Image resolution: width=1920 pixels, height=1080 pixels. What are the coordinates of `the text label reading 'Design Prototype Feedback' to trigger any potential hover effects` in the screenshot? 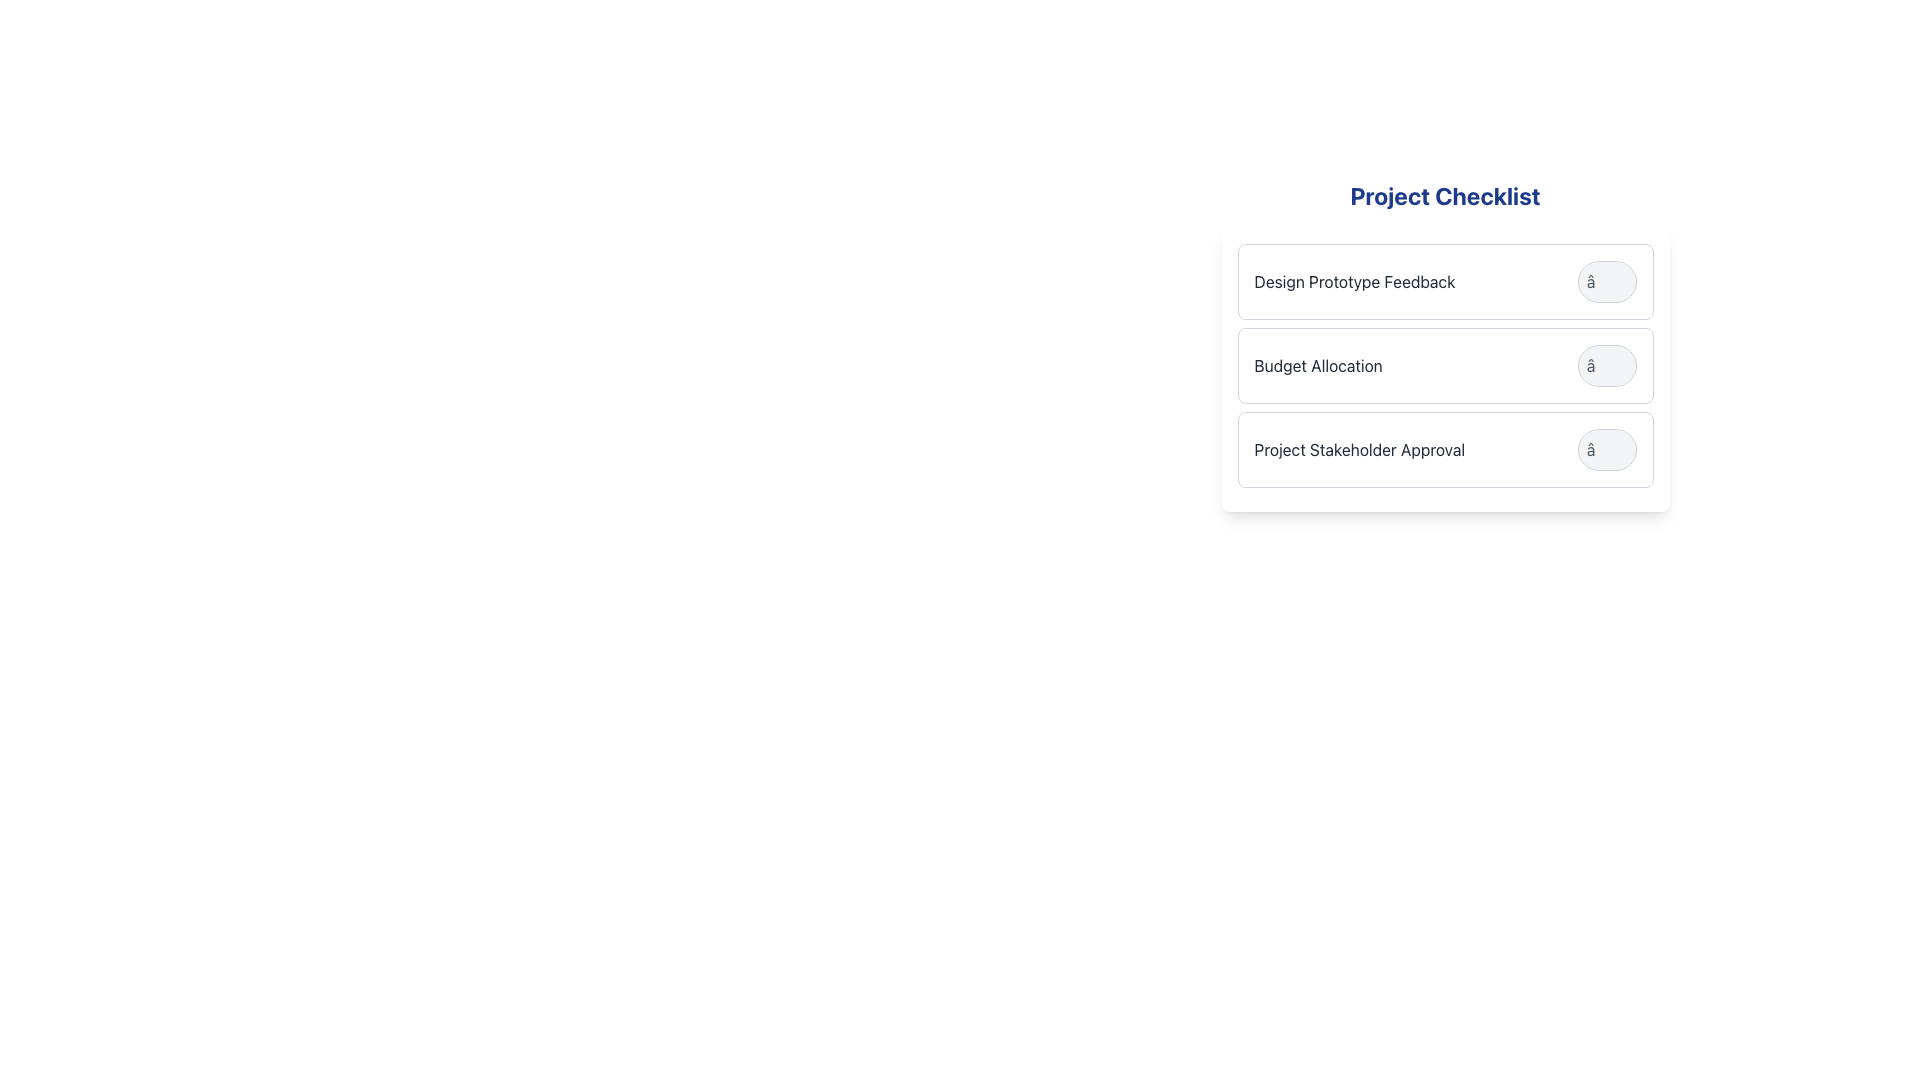 It's located at (1354, 281).